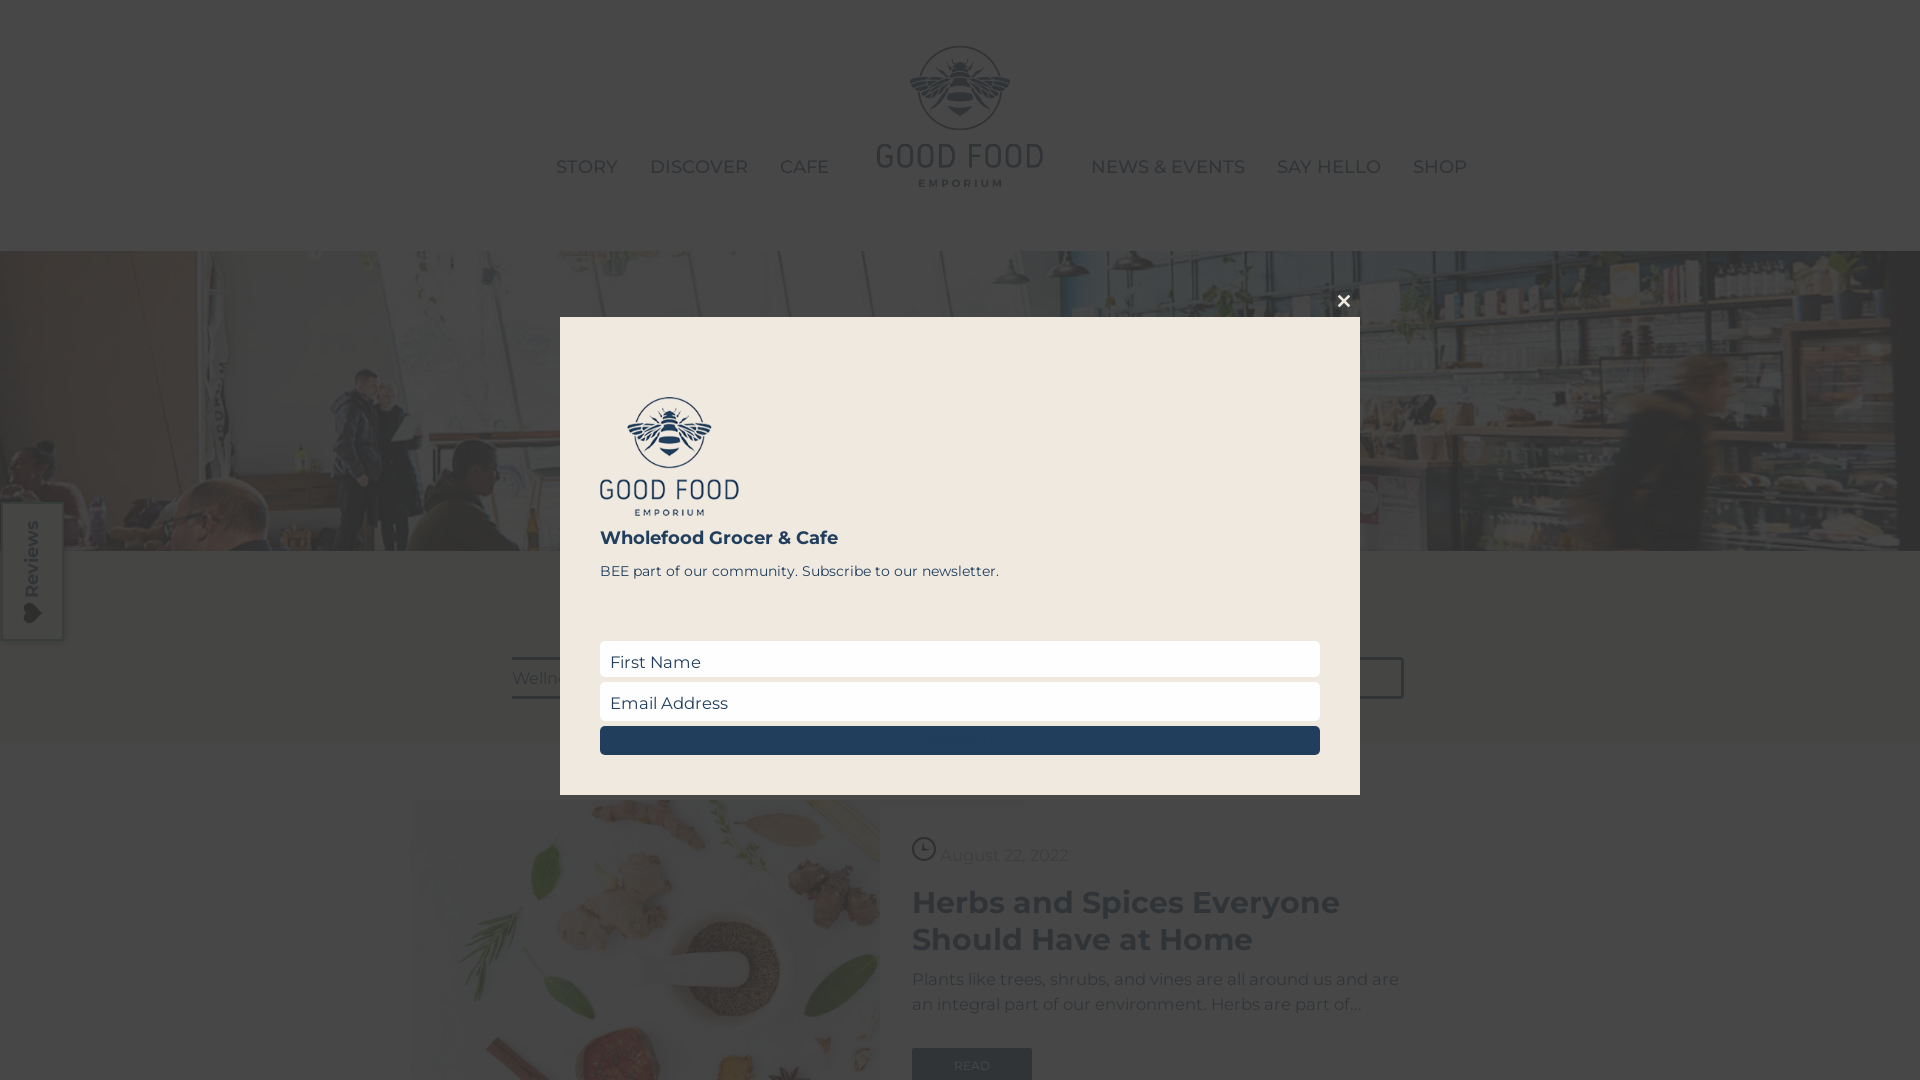  I want to click on 'NEWS & EVENTS', so click(1167, 166).